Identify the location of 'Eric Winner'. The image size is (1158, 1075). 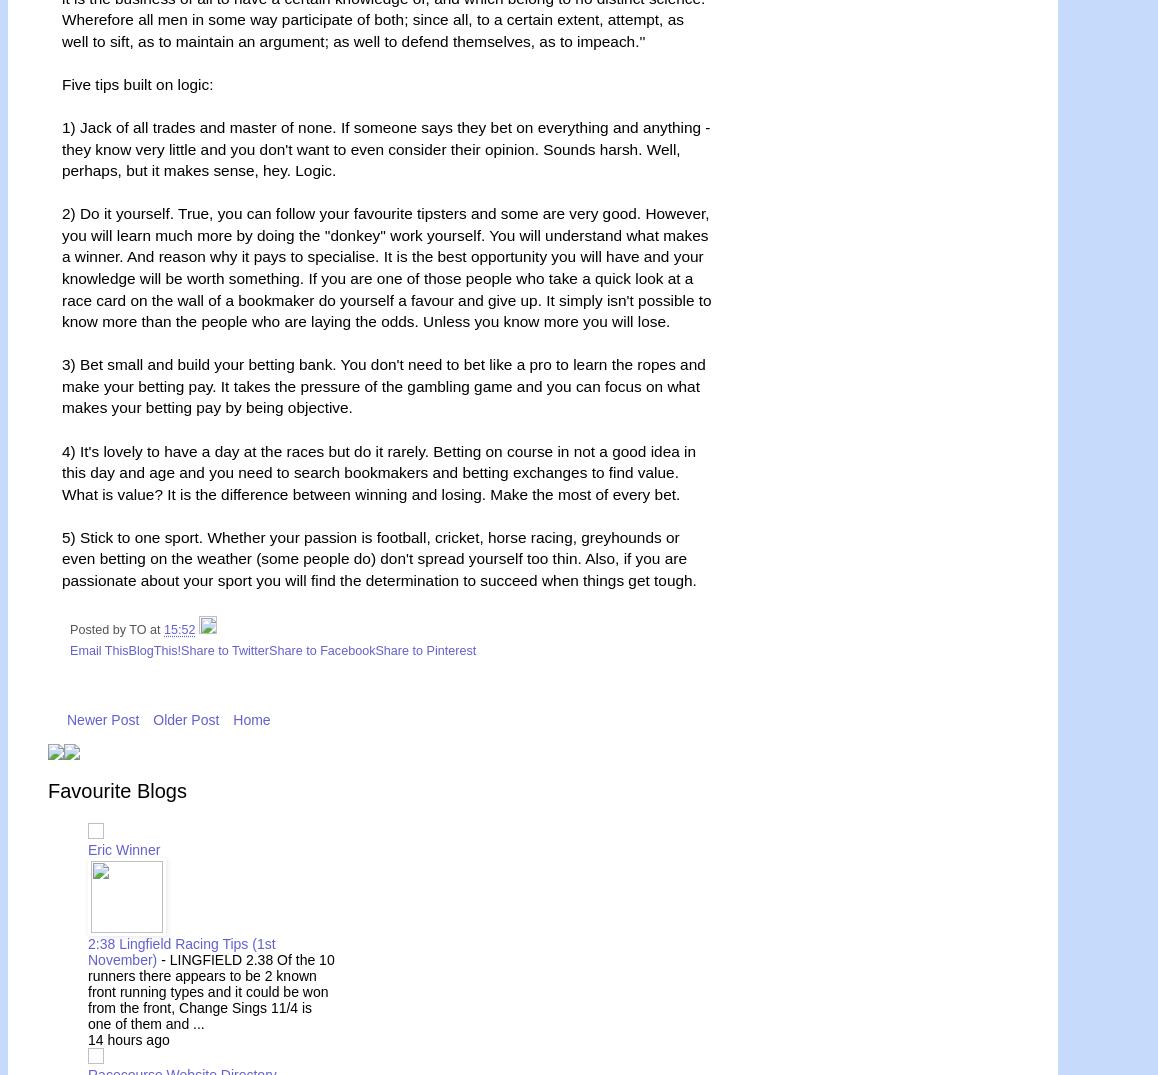
(123, 849).